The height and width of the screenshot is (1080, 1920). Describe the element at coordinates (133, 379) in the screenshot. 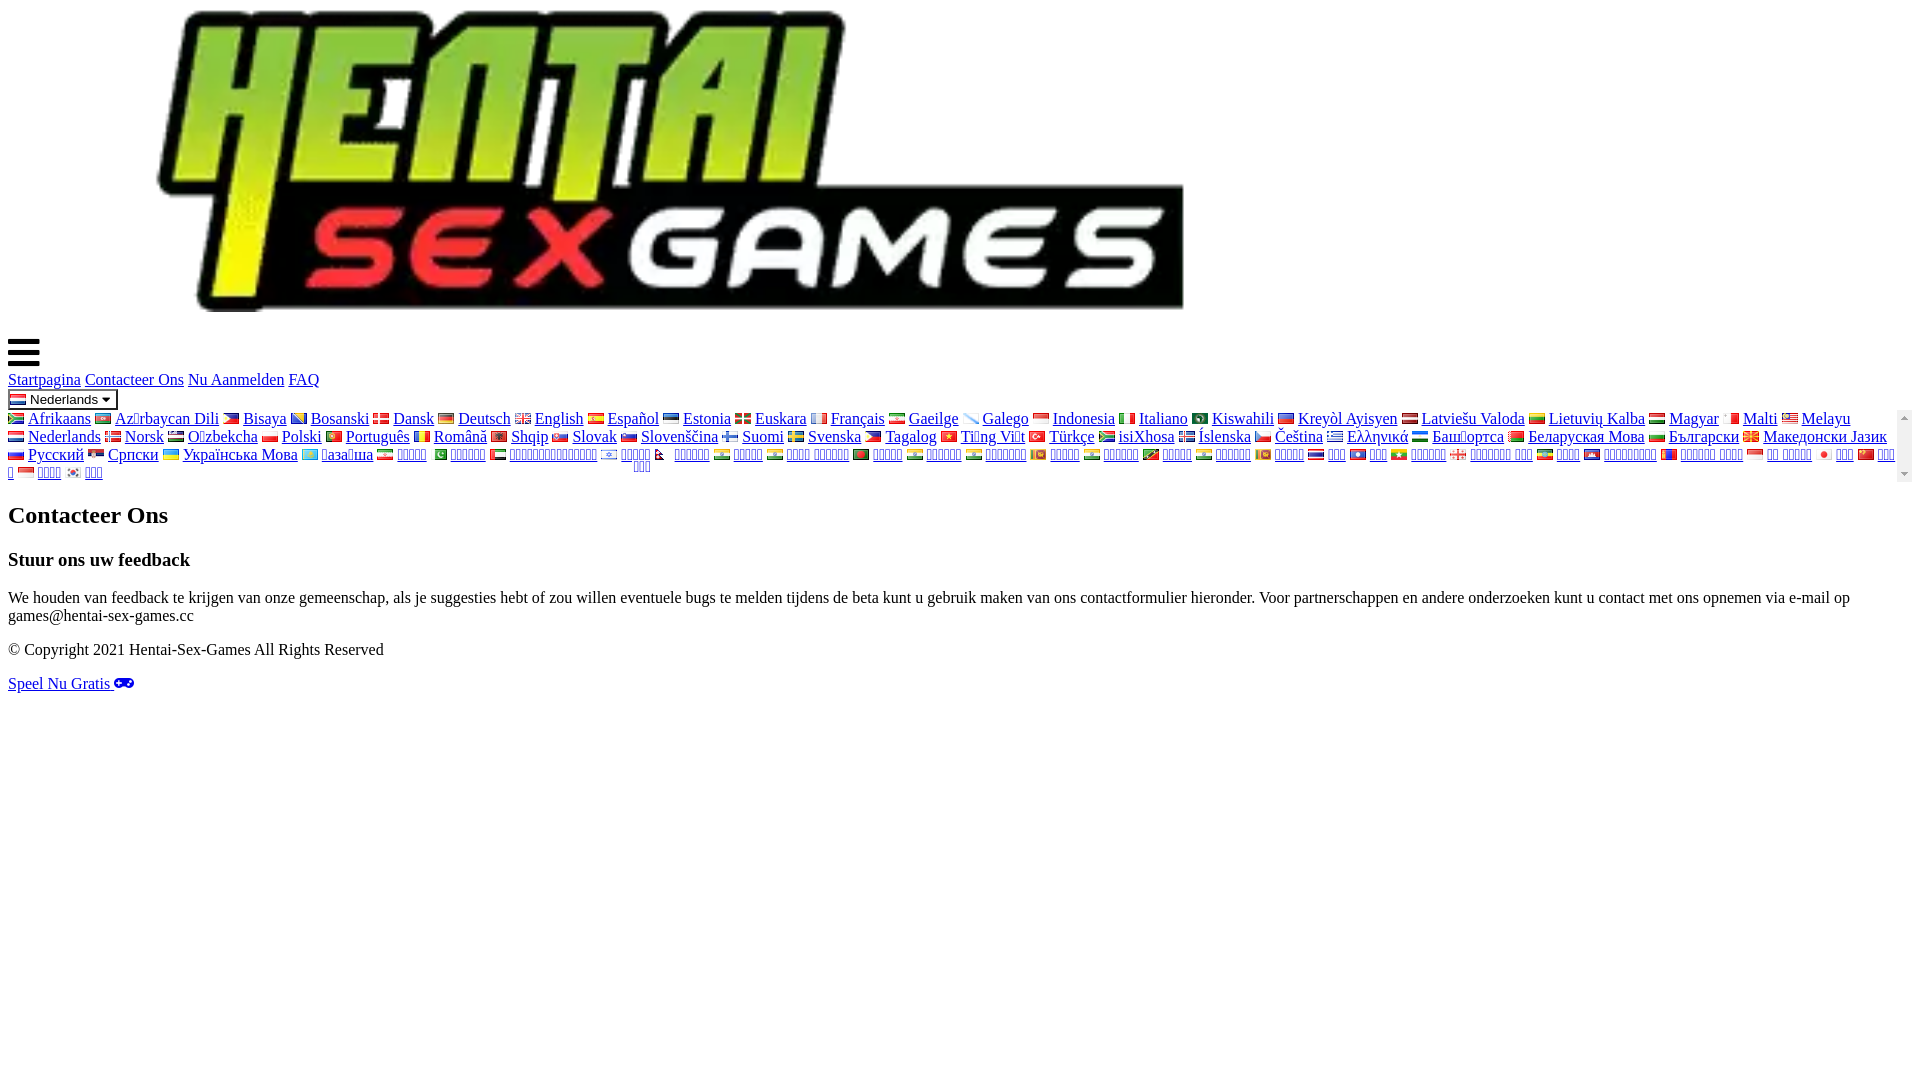

I see `'Contacteer Ons'` at that location.